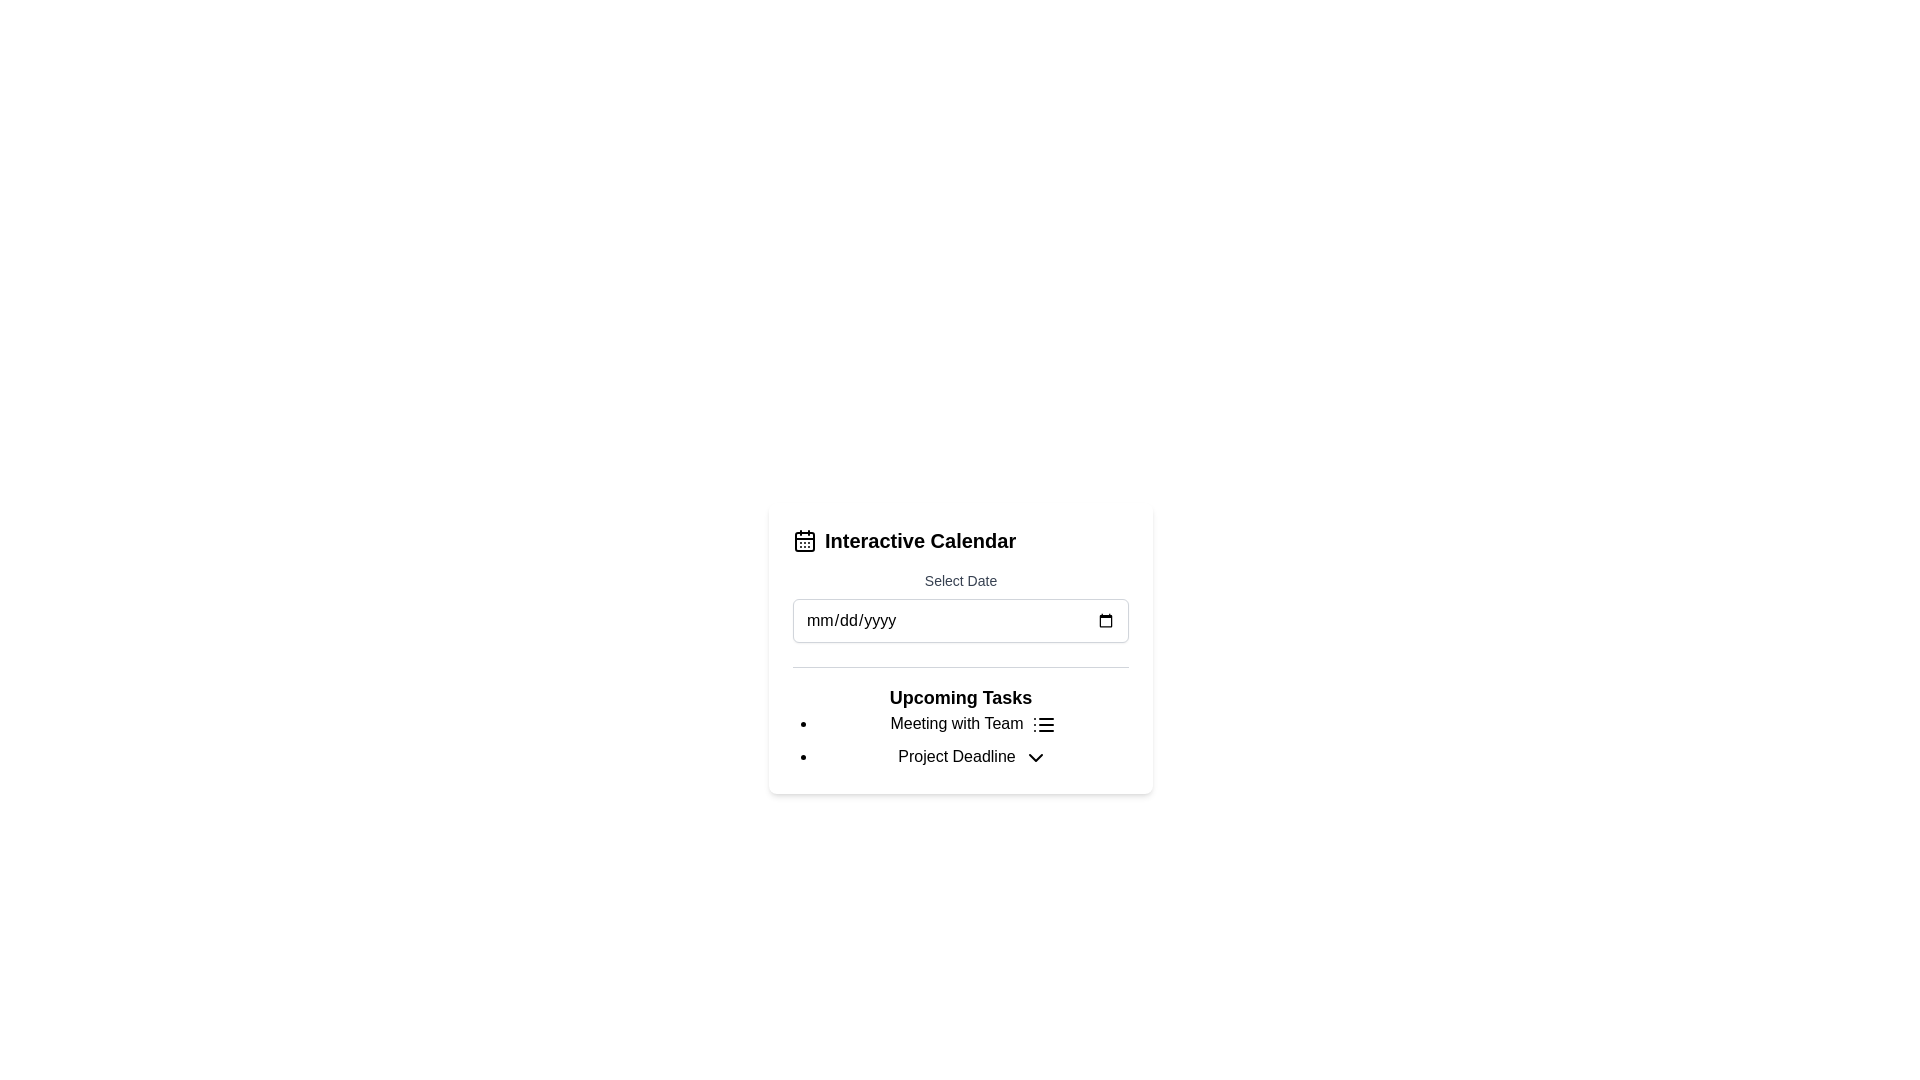 The width and height of the screenshot is (1920, 1080). Describe the element at coordinates (960, 740) in the screenshot. I see `the List Item Group located beneath the 'Upcoming Tasks' heading` at that location.